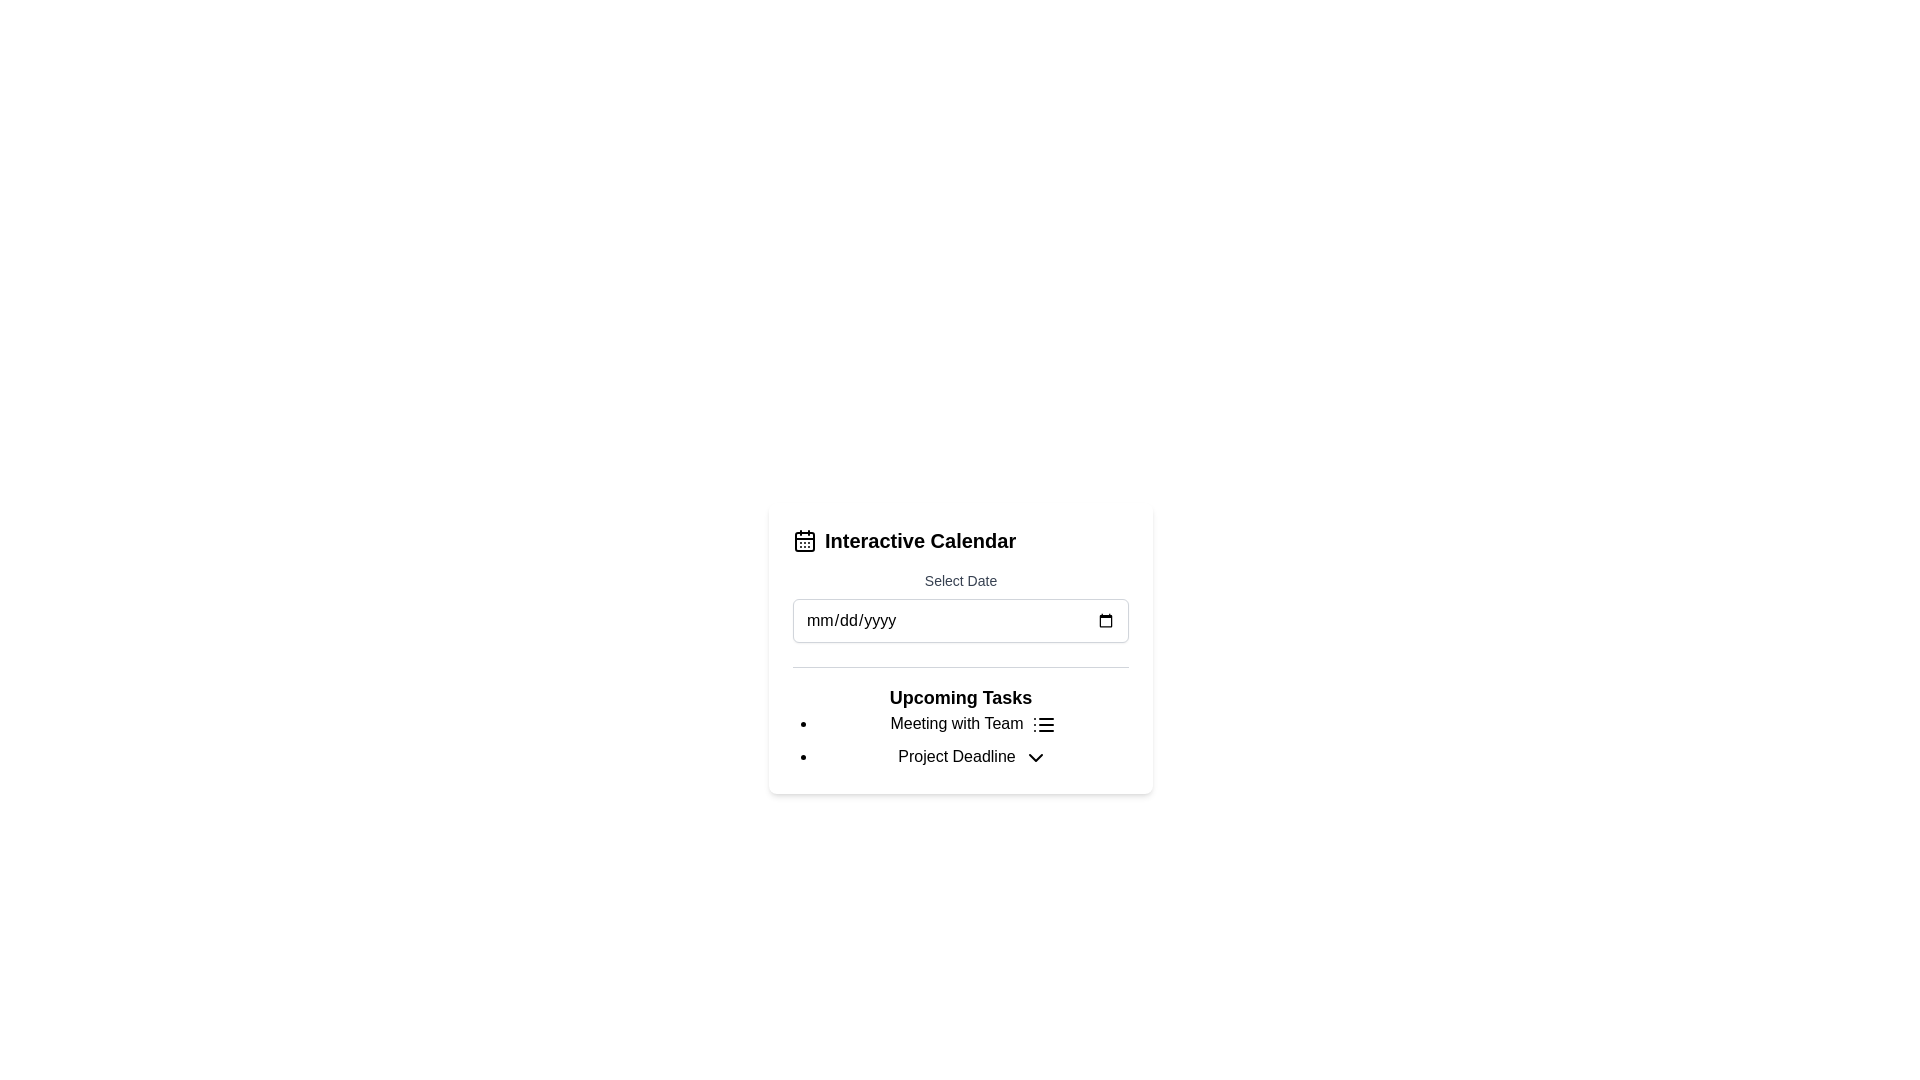 The width and height of the screenshot is (1920, 1080). Describe the element at coordinates (960, 740) in the screenshot. I see `the List Item Group located beneath the 'Upcoming Tasks' heading` at that location.